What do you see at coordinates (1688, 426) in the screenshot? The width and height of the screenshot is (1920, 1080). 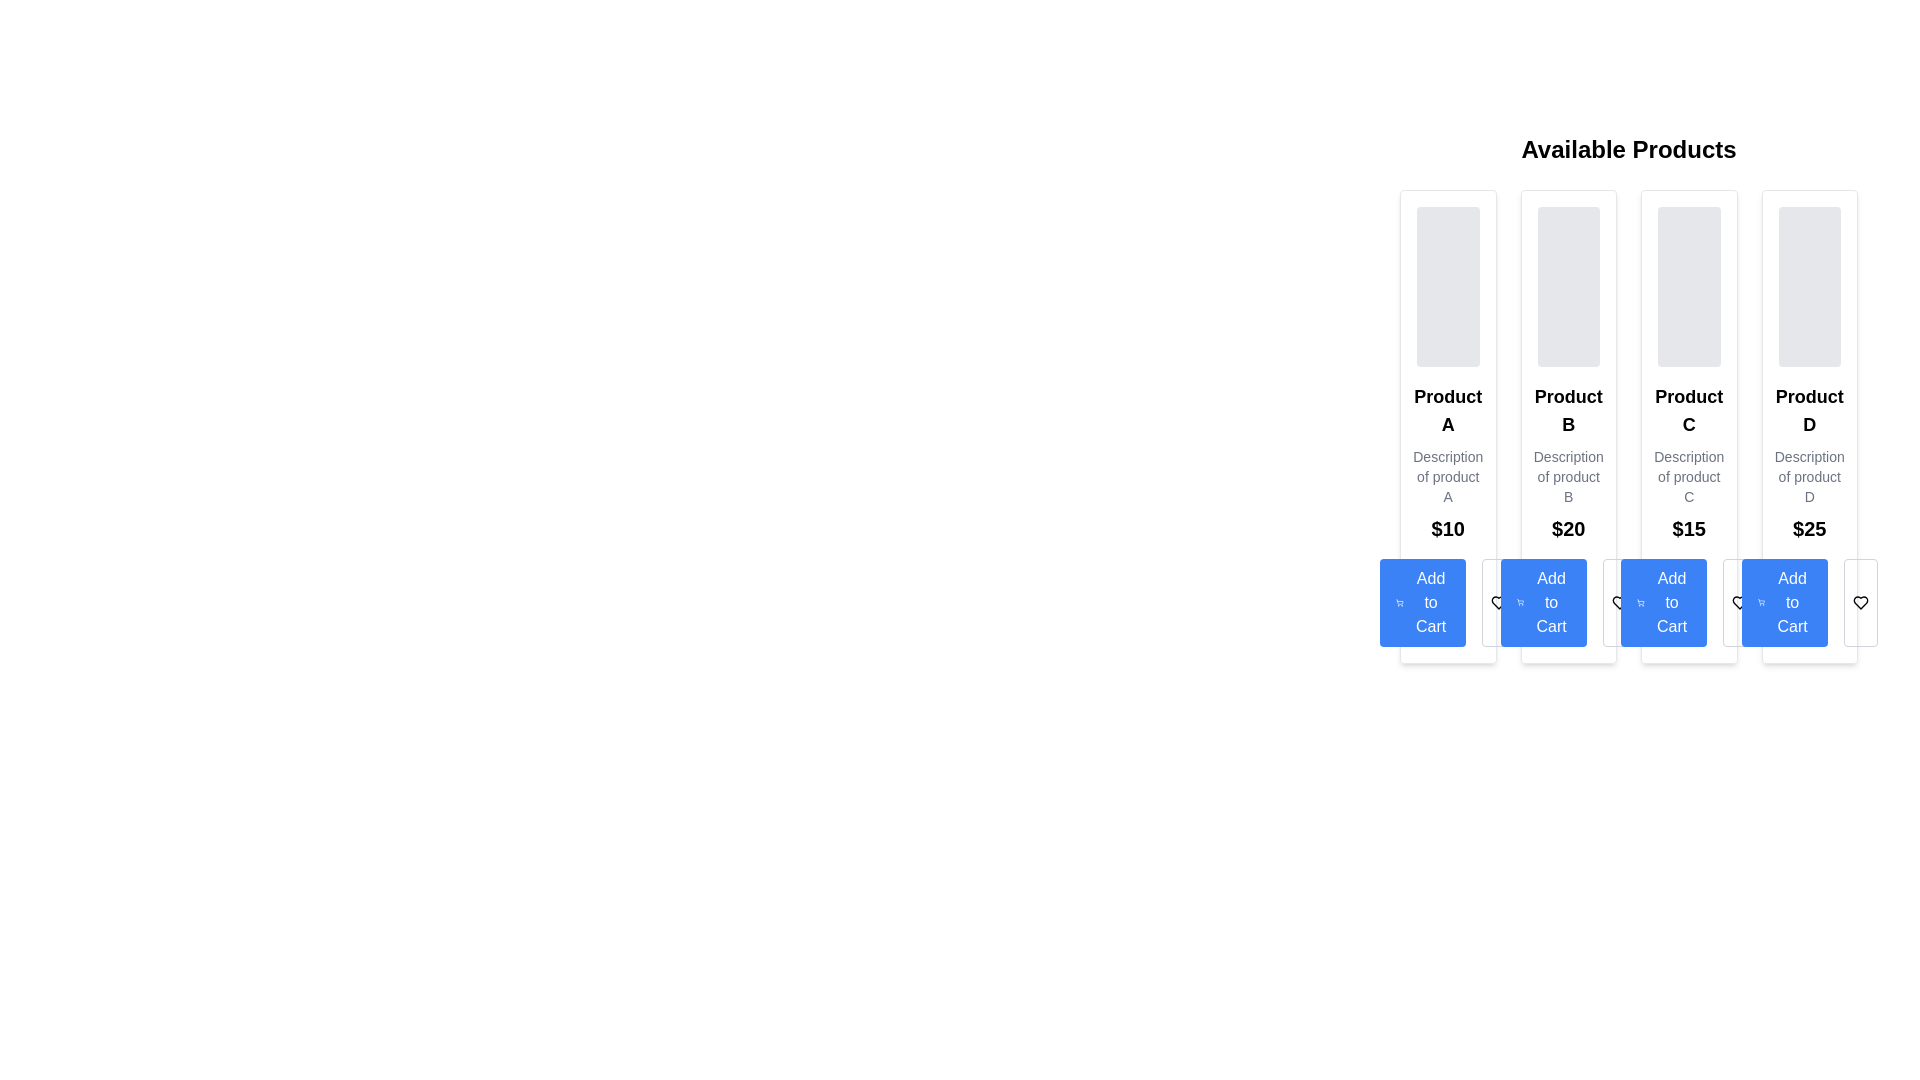 I see `the 'Add to Cart' button on the Product C card, which is the third card in a grid layout of four product cards, located centrally between 'Product B' and 'Product D'` at bounding box center [1688, 426].